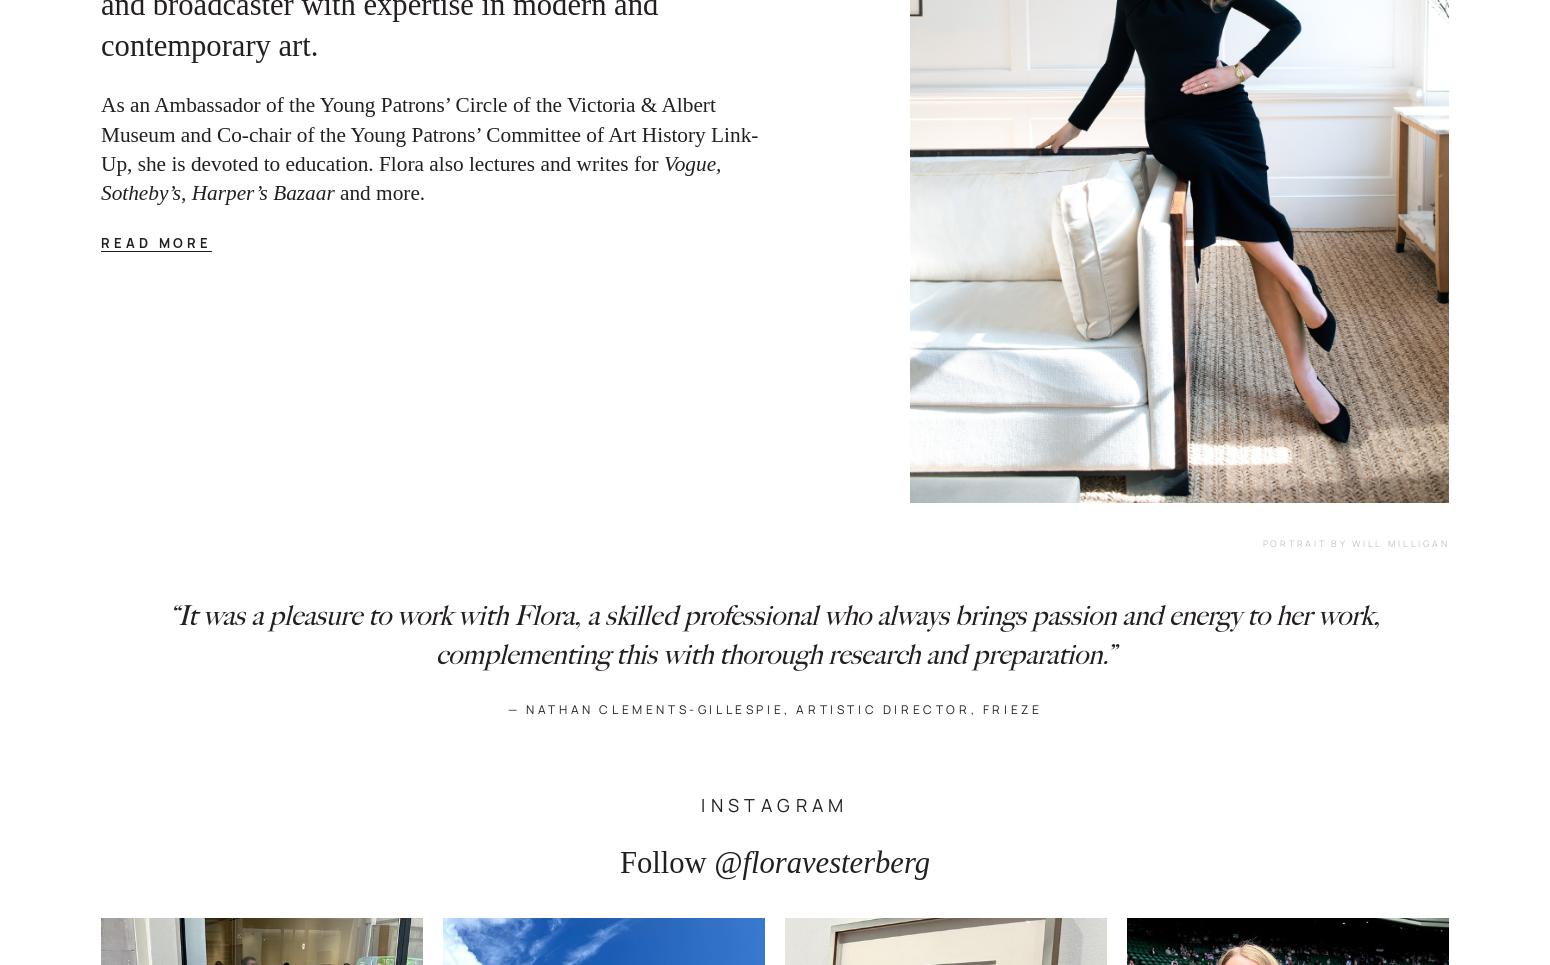  What do you see at coordinates (413, 177) in the screenshot?
I see `'Vogue, Sotheby’s, Harper’s Bazaar'` at bounding box center [413, 177].